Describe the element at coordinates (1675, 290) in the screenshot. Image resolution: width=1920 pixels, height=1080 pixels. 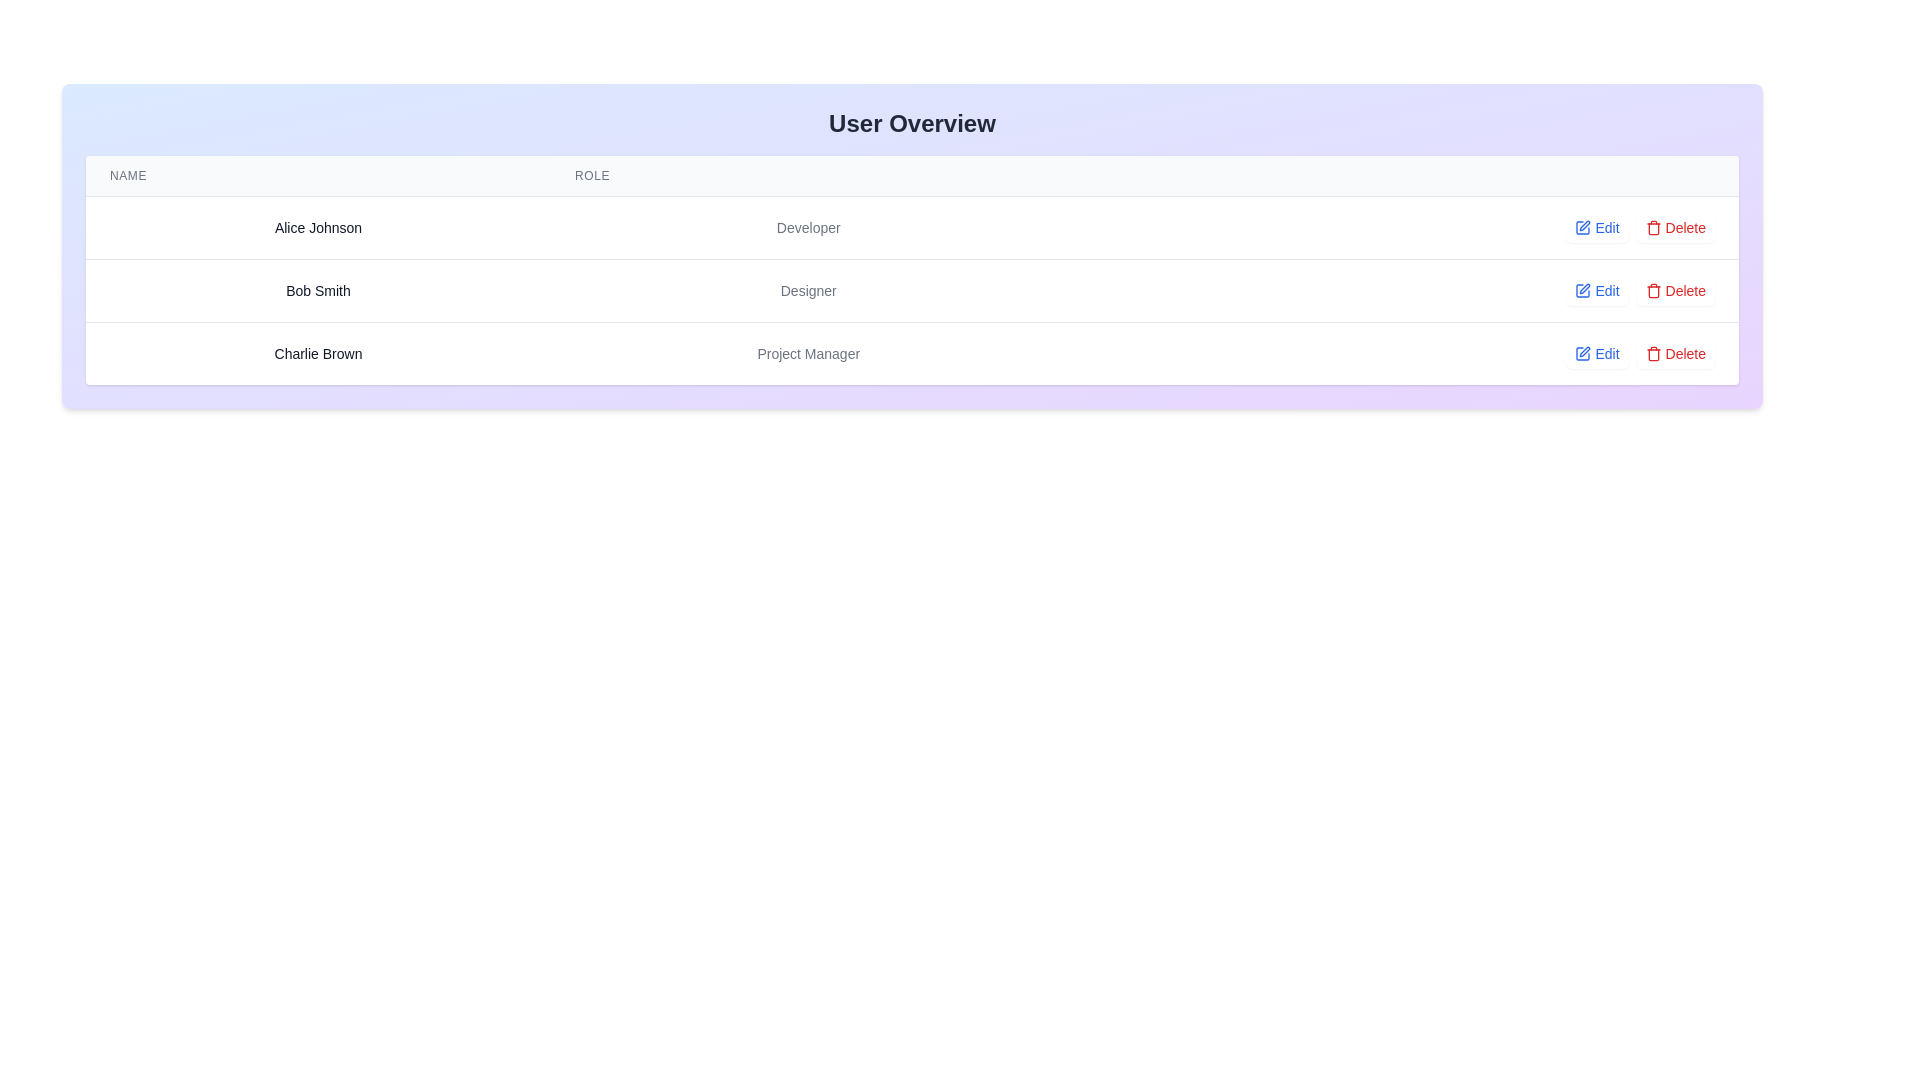
I see `the 'Delete' button with a red trash can icon located in the second row of the table under the actions column` at that location.